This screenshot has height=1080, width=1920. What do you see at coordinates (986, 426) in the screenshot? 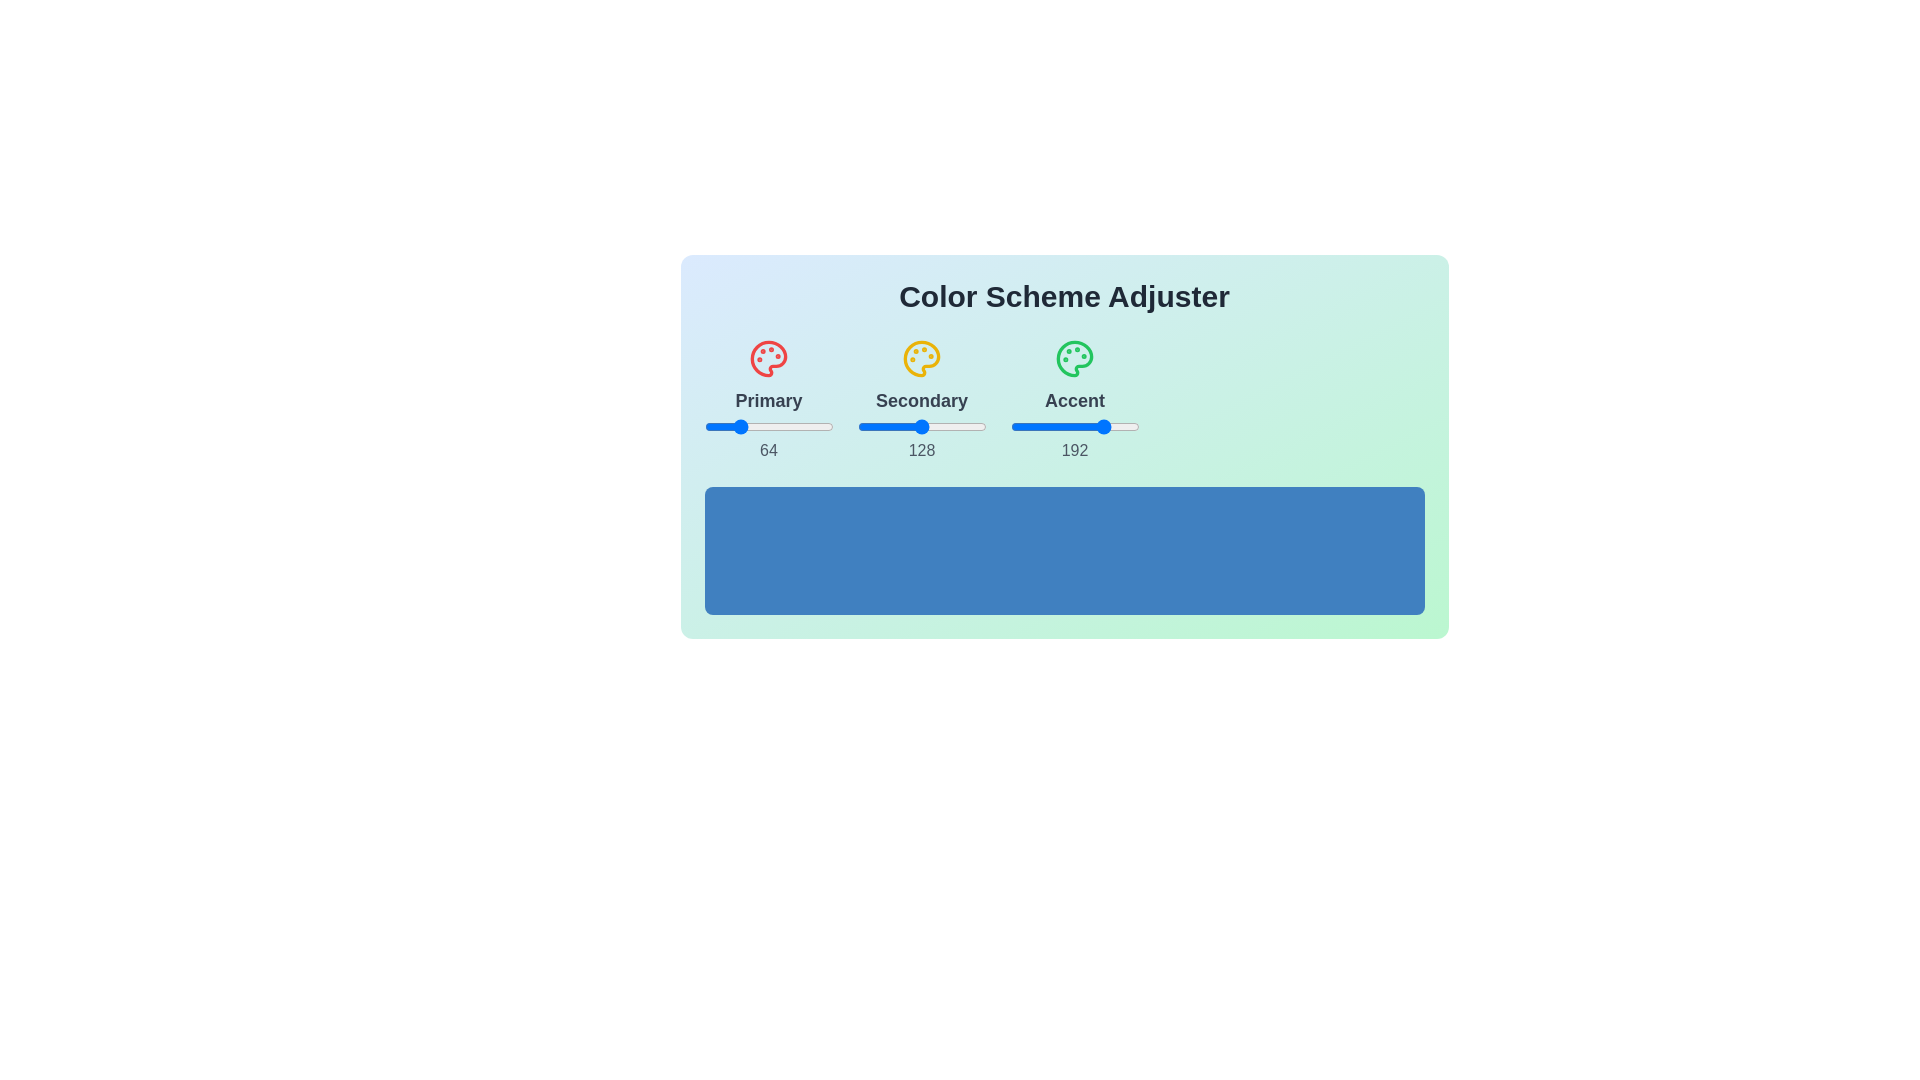
I see `the 1 slider to 127` at bounding box center [986, 426].